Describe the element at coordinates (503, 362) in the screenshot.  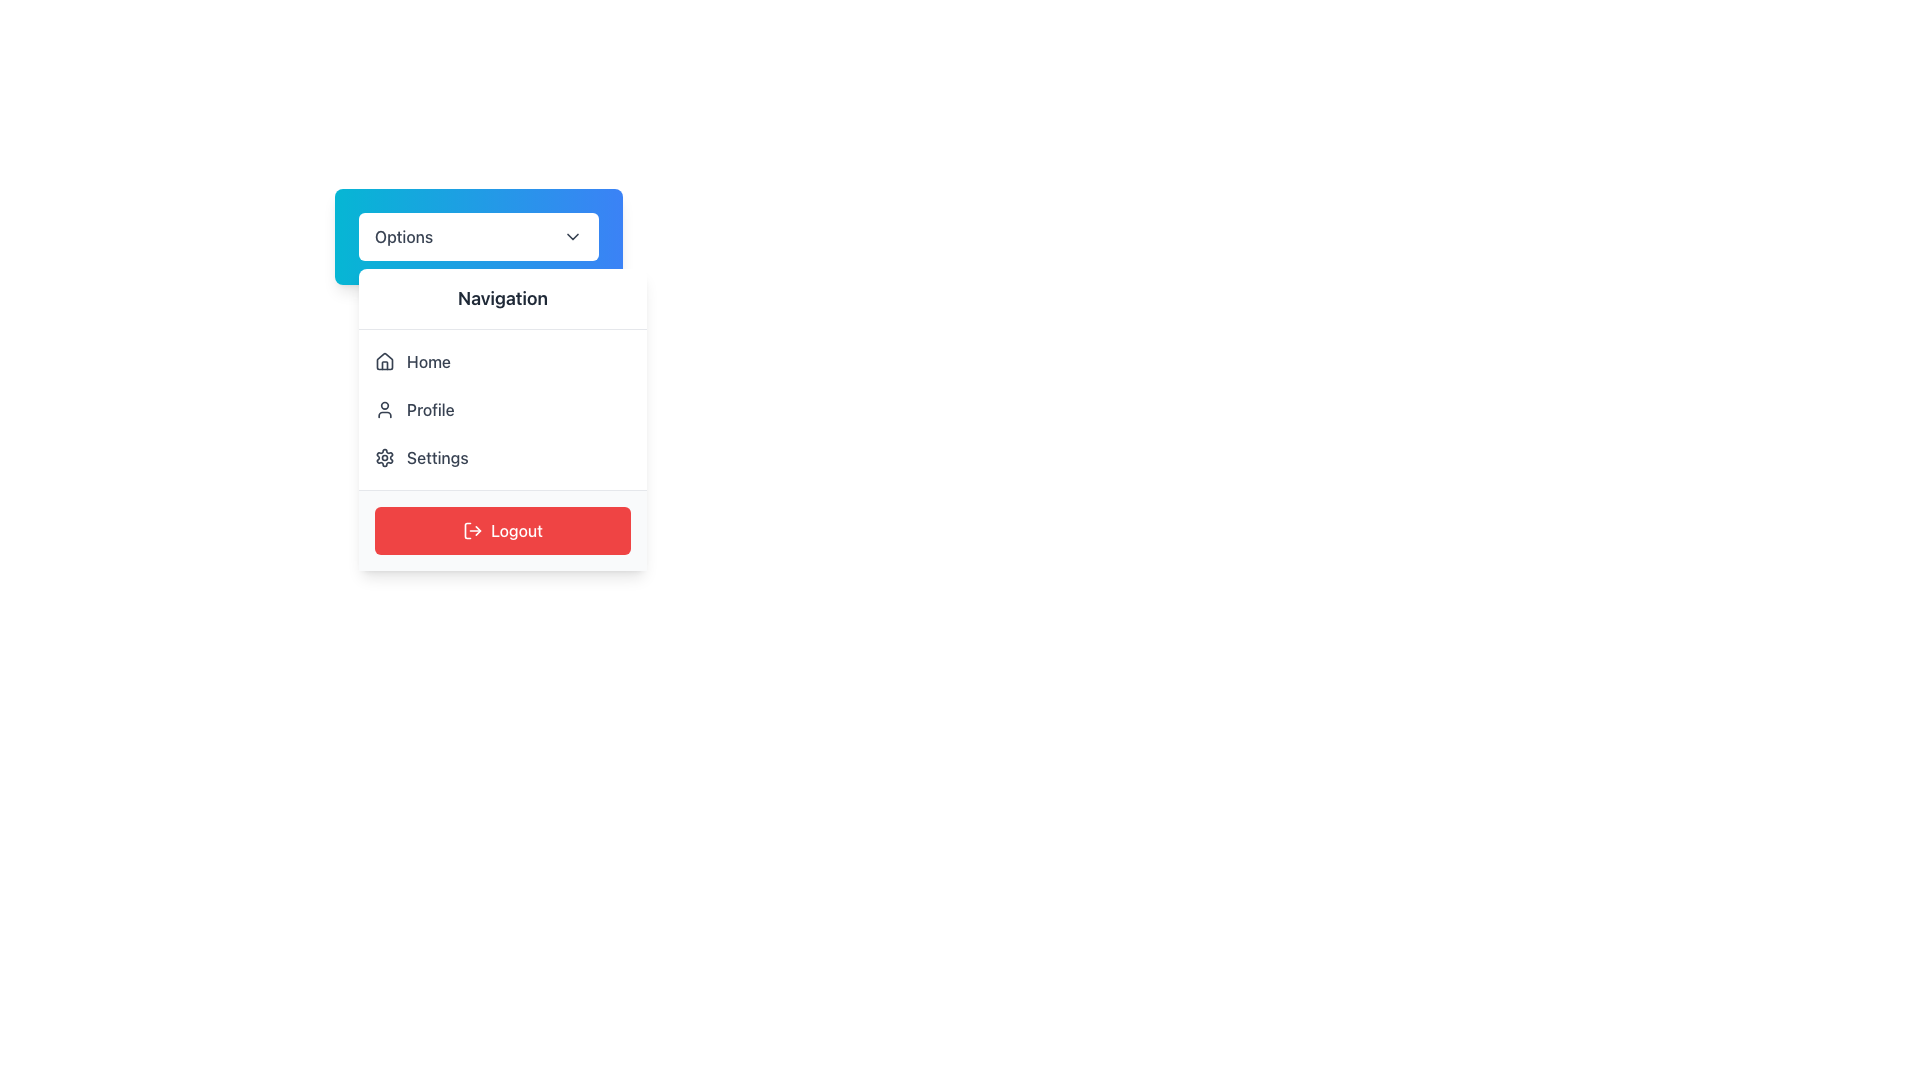
I see `the first button in the 'Navigation' dropdown list that serves as a link to the 'Home' page` at that location.